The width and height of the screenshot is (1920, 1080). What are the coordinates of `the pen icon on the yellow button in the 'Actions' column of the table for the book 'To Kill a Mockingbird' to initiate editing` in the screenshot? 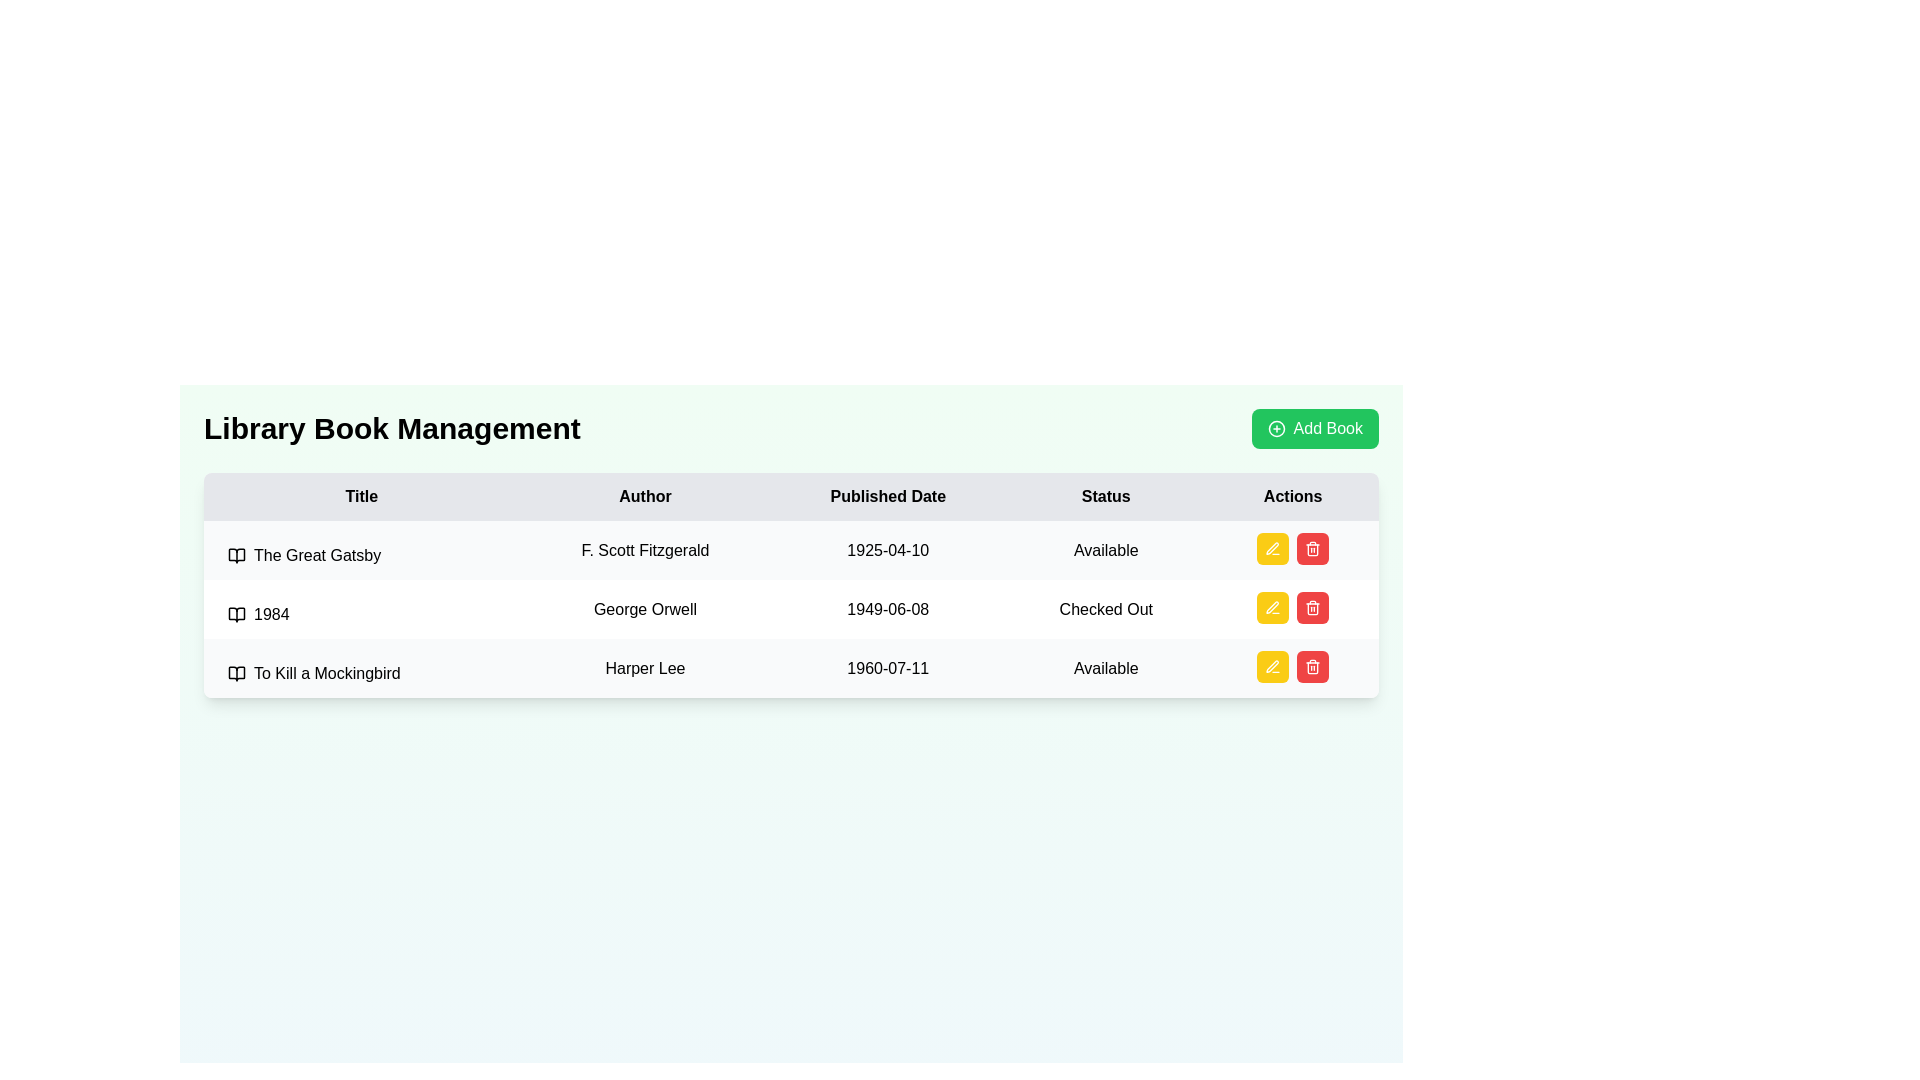 It's located at (1272, 667).